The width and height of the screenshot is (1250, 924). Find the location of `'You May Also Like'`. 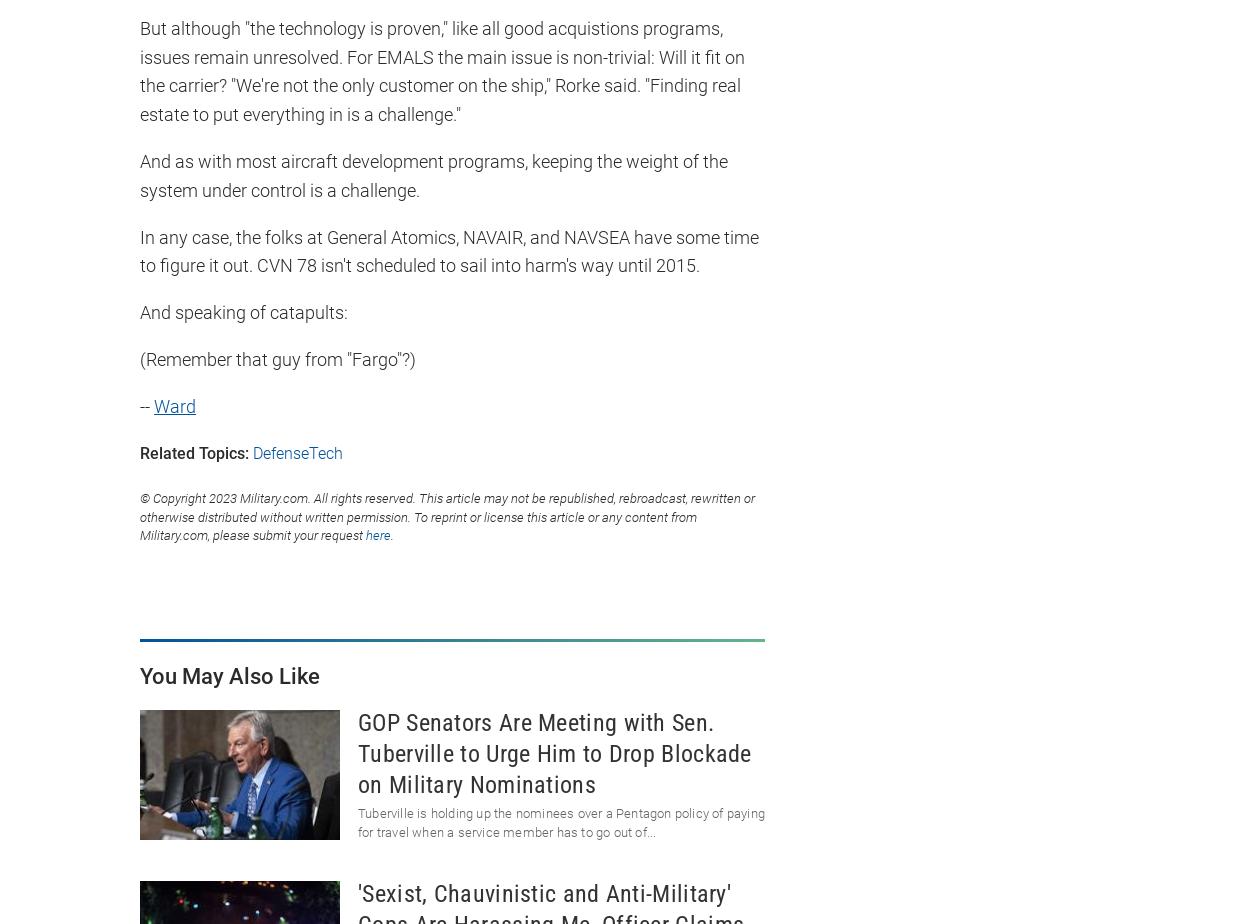

'You May Also Like' is located at coordinates (140, 676).